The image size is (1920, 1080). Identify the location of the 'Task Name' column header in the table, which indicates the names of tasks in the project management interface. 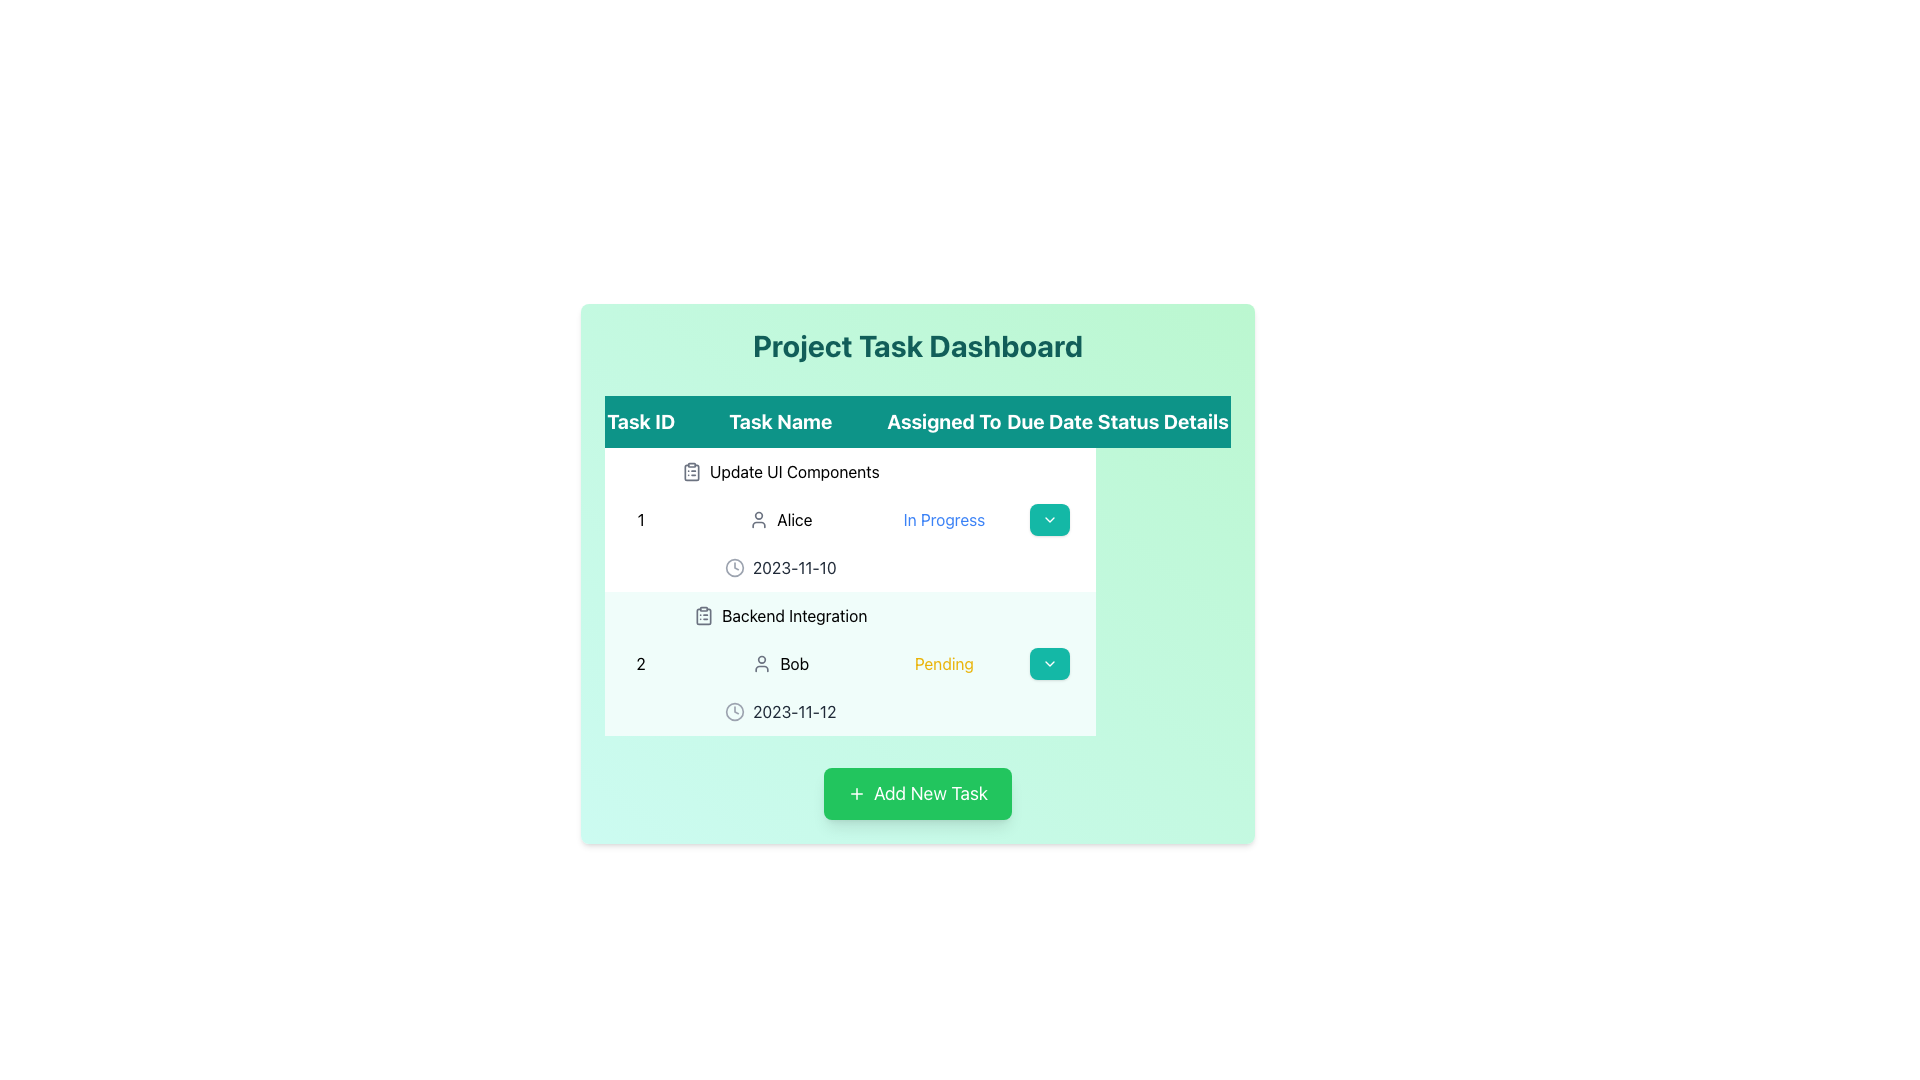
(779, 420).